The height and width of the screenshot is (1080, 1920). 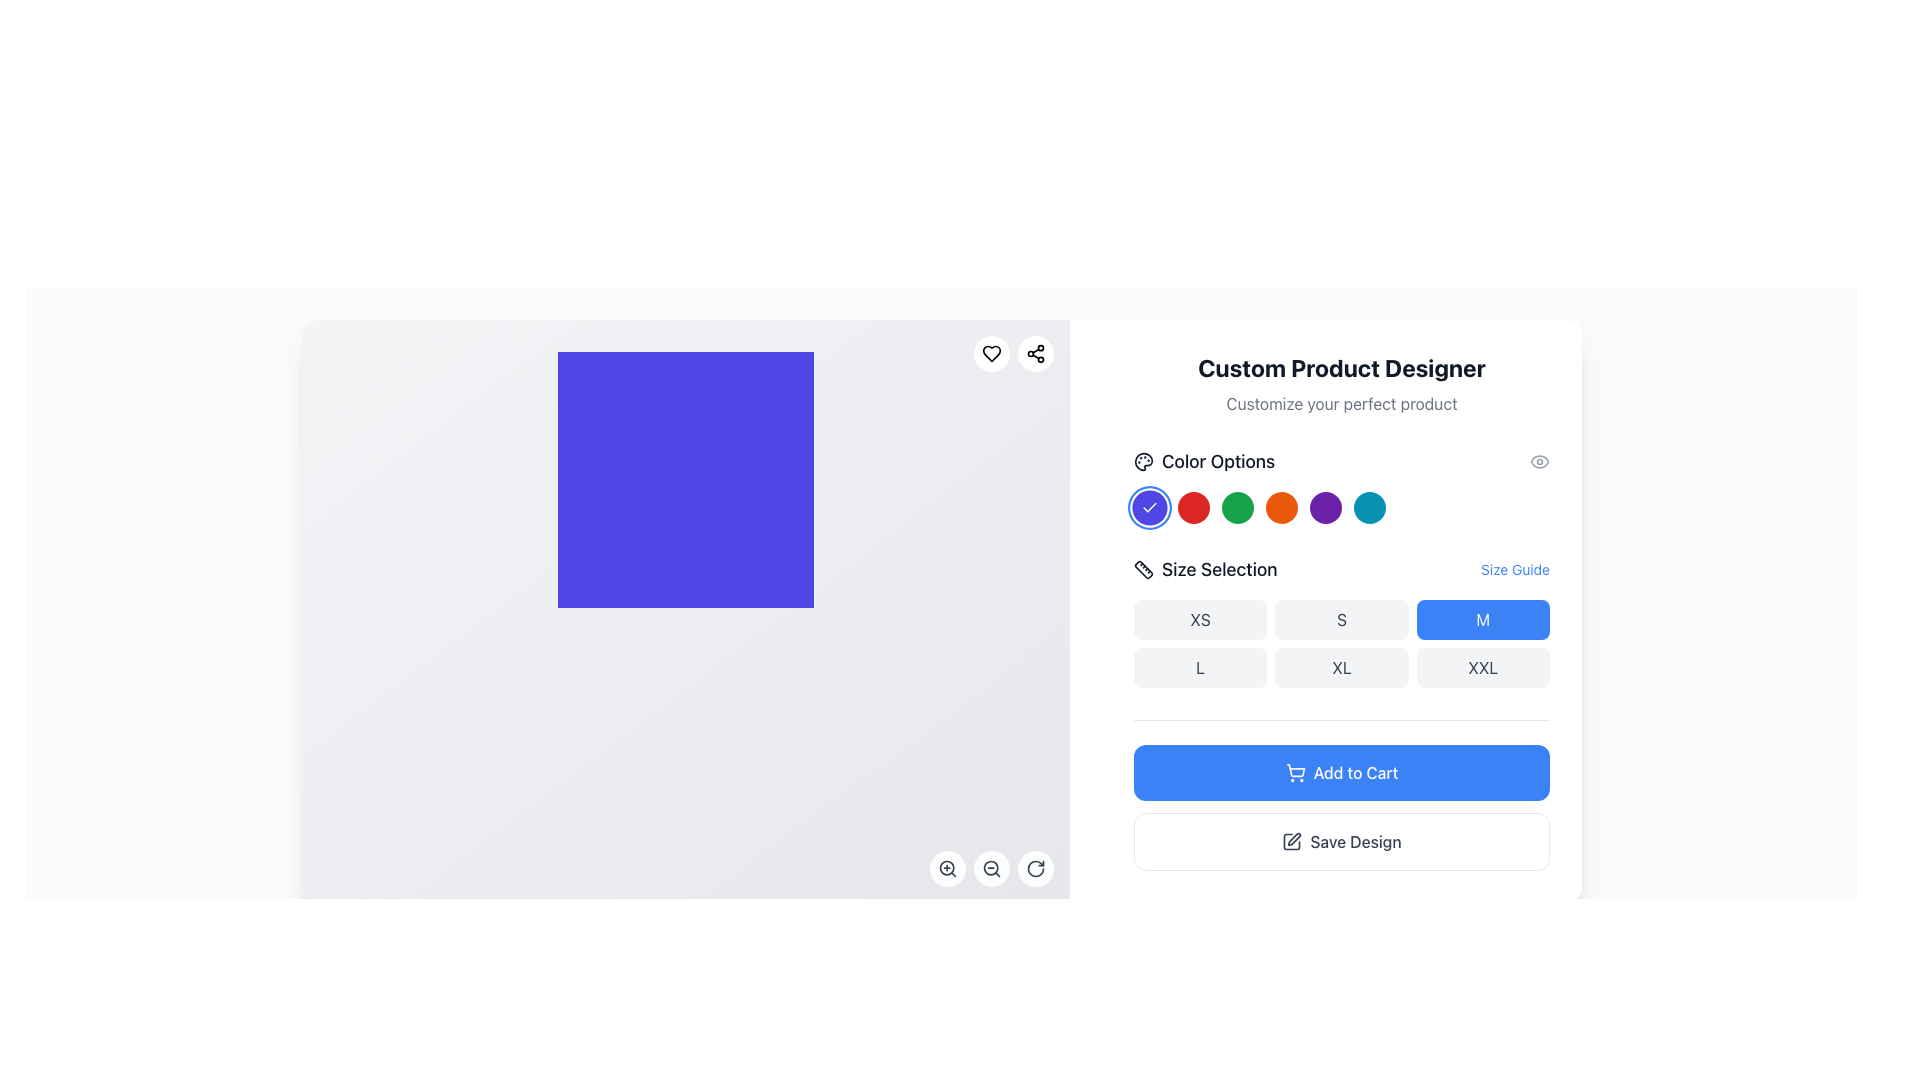 What do you see at coordinates (1036, 867) in the screenshot?
I see `the clockwise rotation icon button located at the bottom-right corner of the canvas` at bounding box center [1036, 867].